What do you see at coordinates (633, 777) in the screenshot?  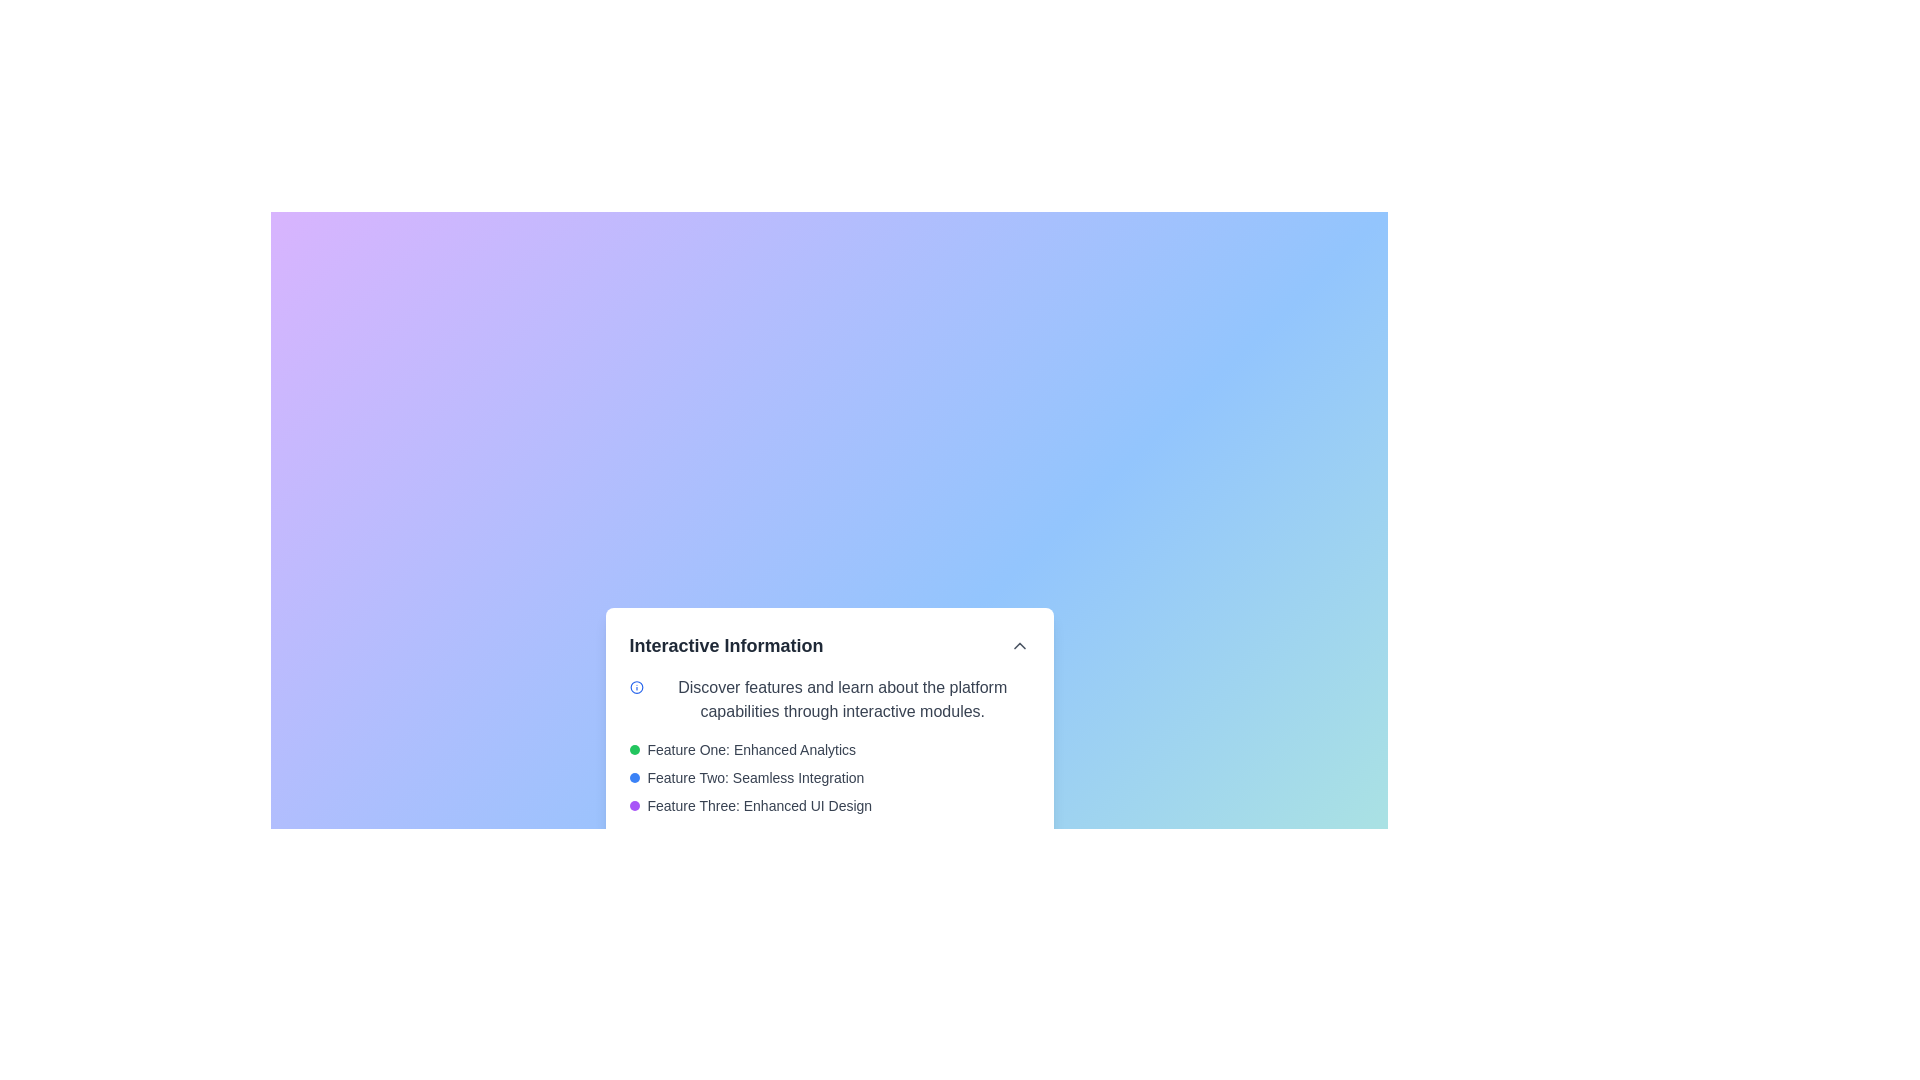 I see `the bullet point indicator for the list item labeled 'Feature Two: Seamless Integration.'` at bounding box center [633, 777].